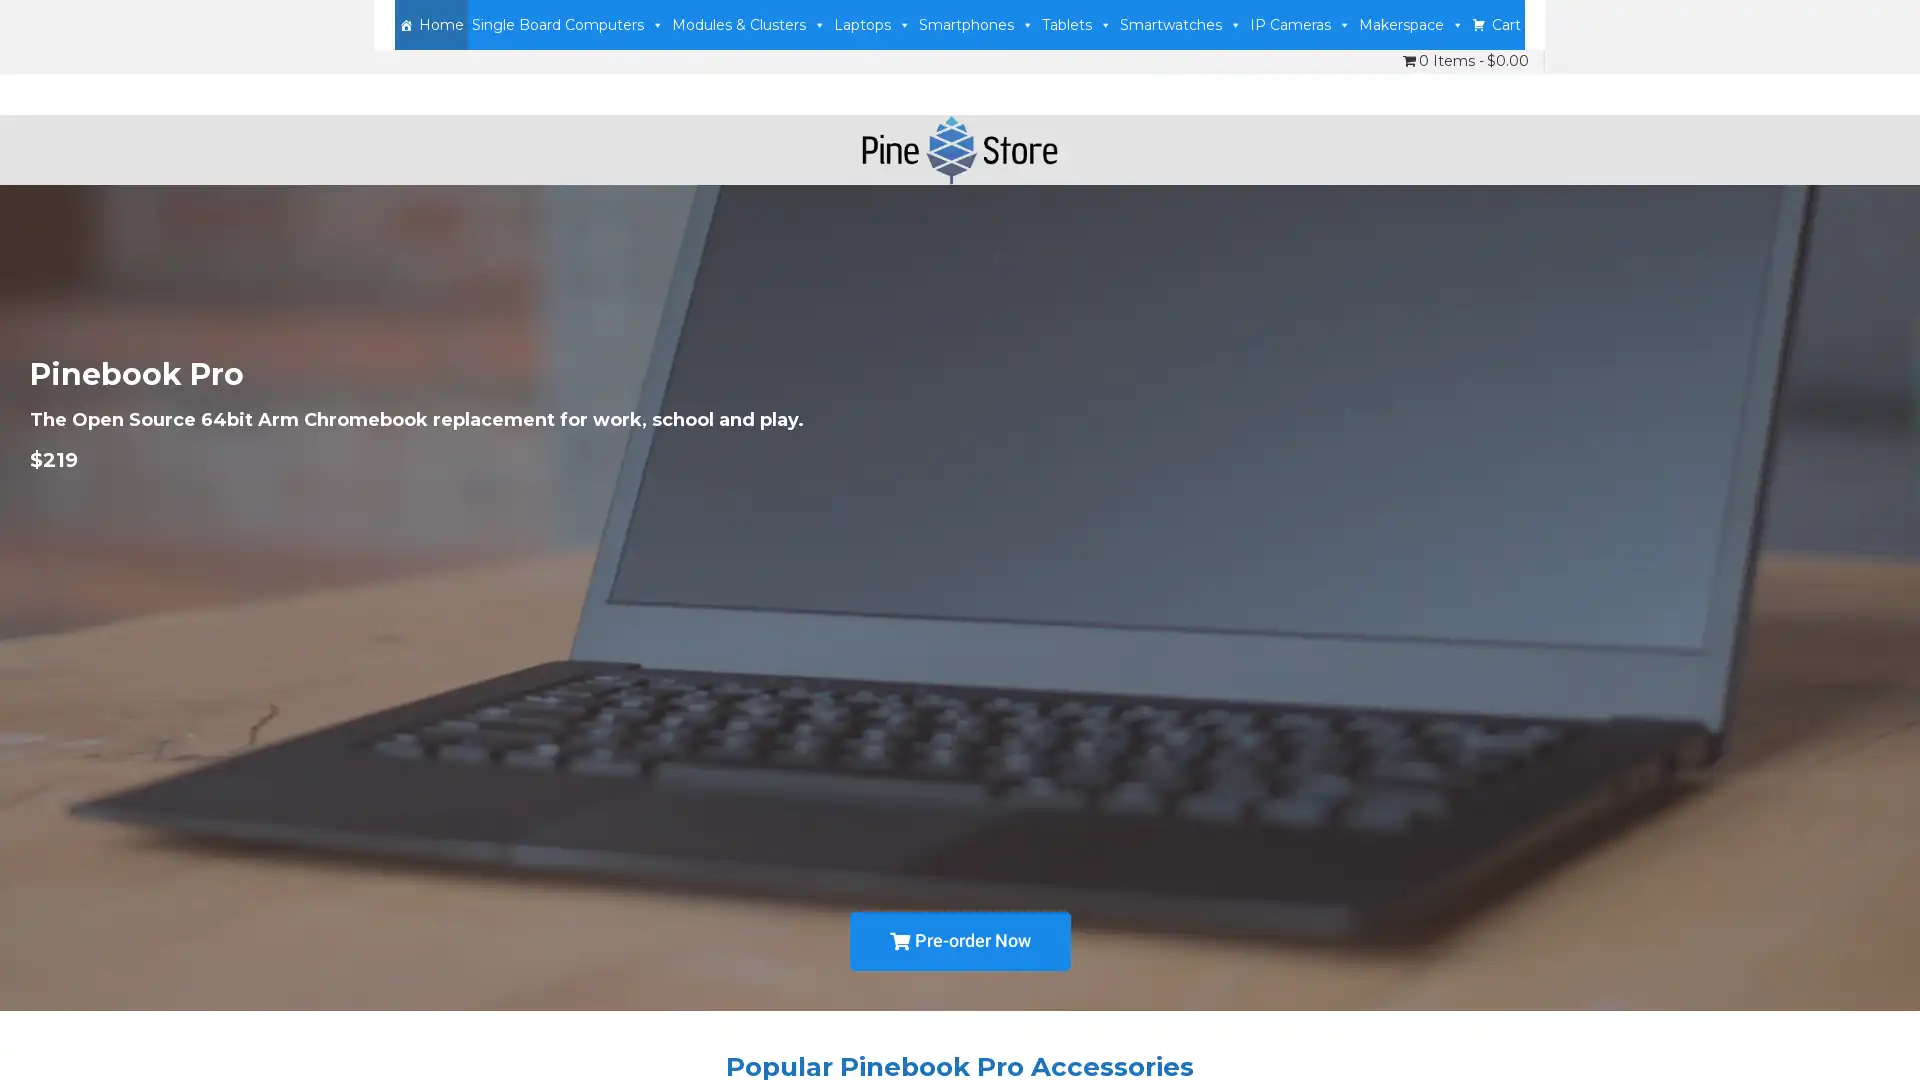  Describe the element at coordinates (958, 941) in the screenshot. I see `Pre-order Now` at that location.